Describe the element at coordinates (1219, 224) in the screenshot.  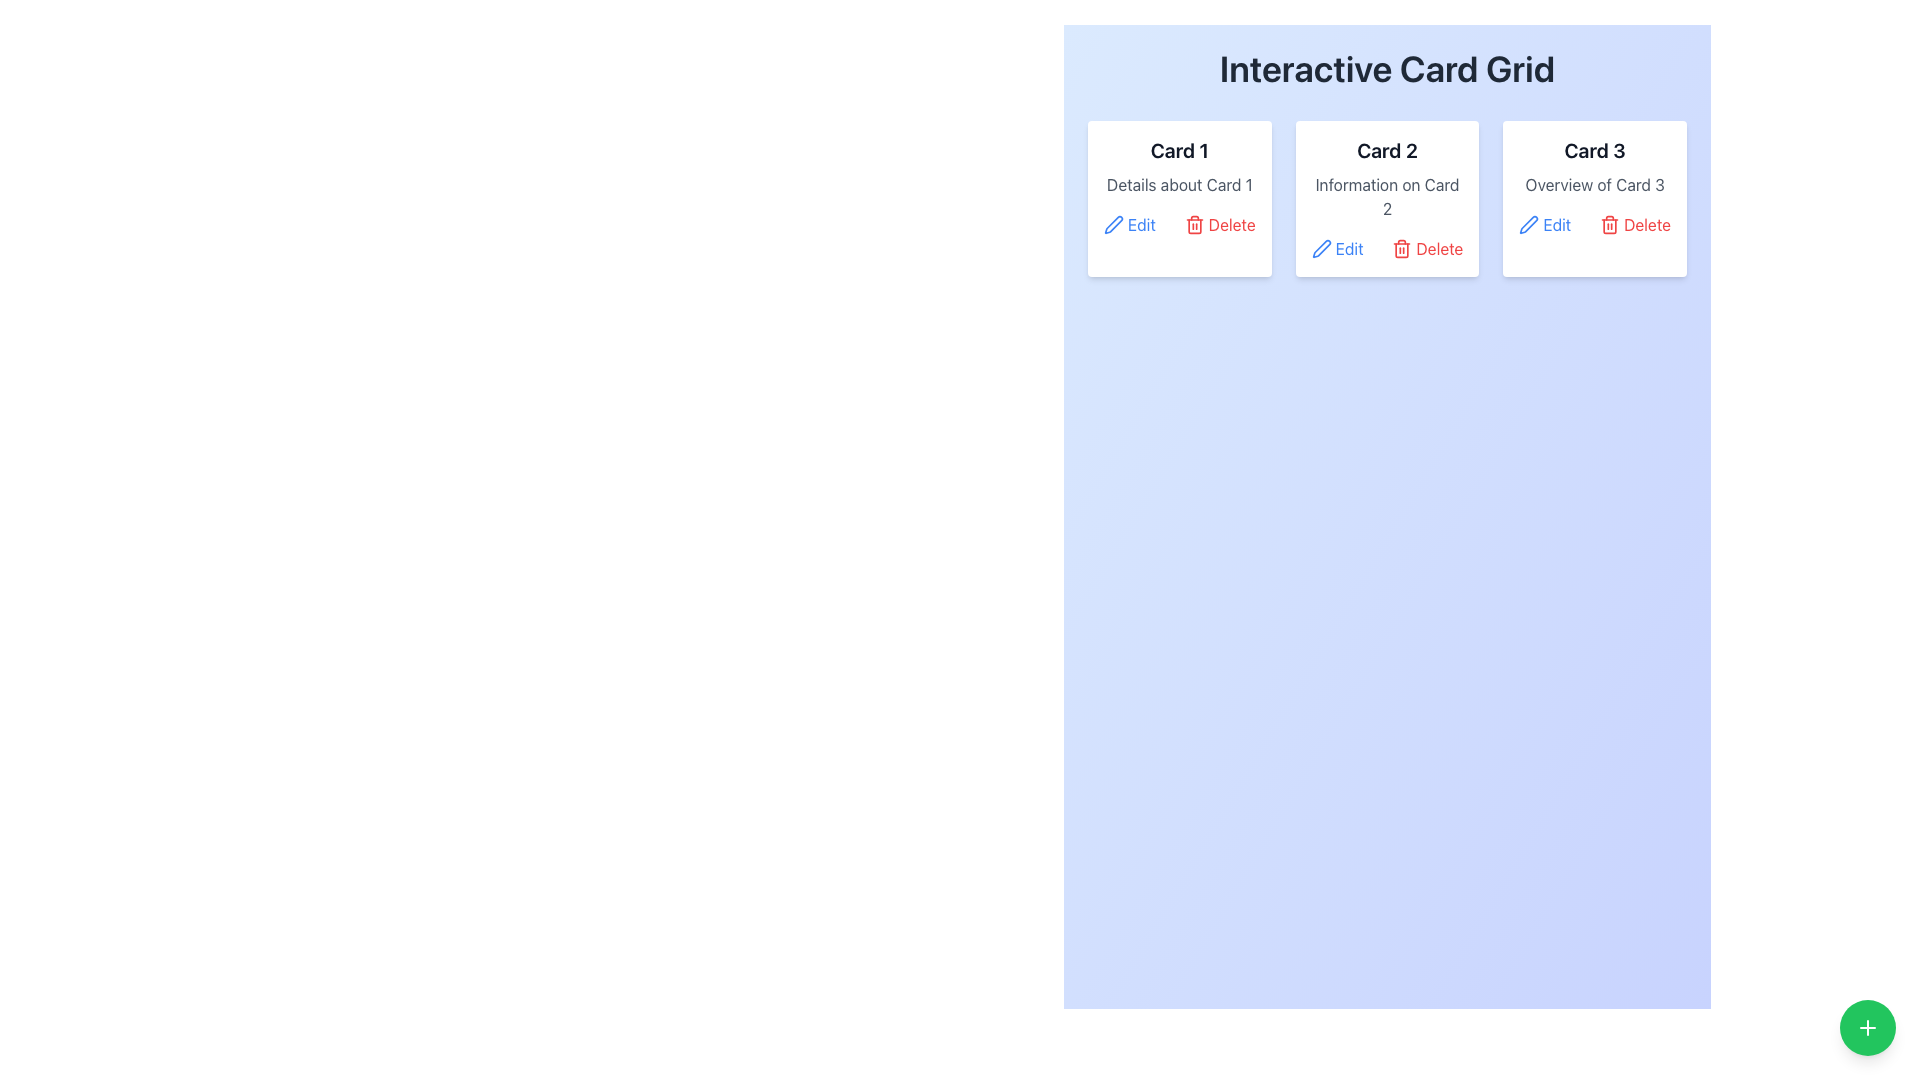
I see `the delete button located directly to the right of the blue-colored 'Edit' button in the action row below the card` at that location.